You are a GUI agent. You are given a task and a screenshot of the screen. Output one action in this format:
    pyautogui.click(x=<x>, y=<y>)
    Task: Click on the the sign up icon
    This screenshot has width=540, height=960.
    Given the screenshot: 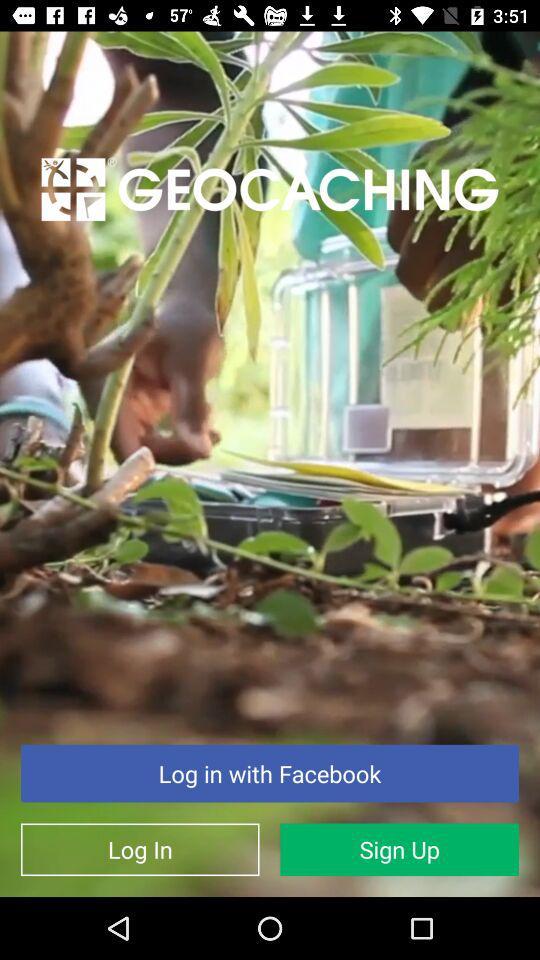 What is the action you would take?
    pyautogui.click(x=399, y=848)
    